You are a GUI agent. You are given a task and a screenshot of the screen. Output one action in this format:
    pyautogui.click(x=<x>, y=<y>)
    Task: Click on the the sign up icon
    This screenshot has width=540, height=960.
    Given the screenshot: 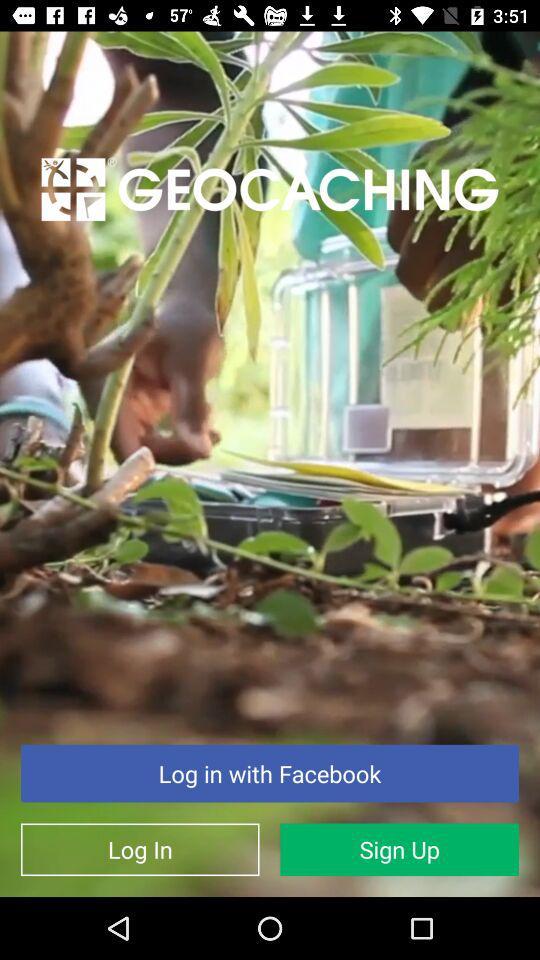 What is the action you would take?
    pyautogui.click(x=399, y=848)
    